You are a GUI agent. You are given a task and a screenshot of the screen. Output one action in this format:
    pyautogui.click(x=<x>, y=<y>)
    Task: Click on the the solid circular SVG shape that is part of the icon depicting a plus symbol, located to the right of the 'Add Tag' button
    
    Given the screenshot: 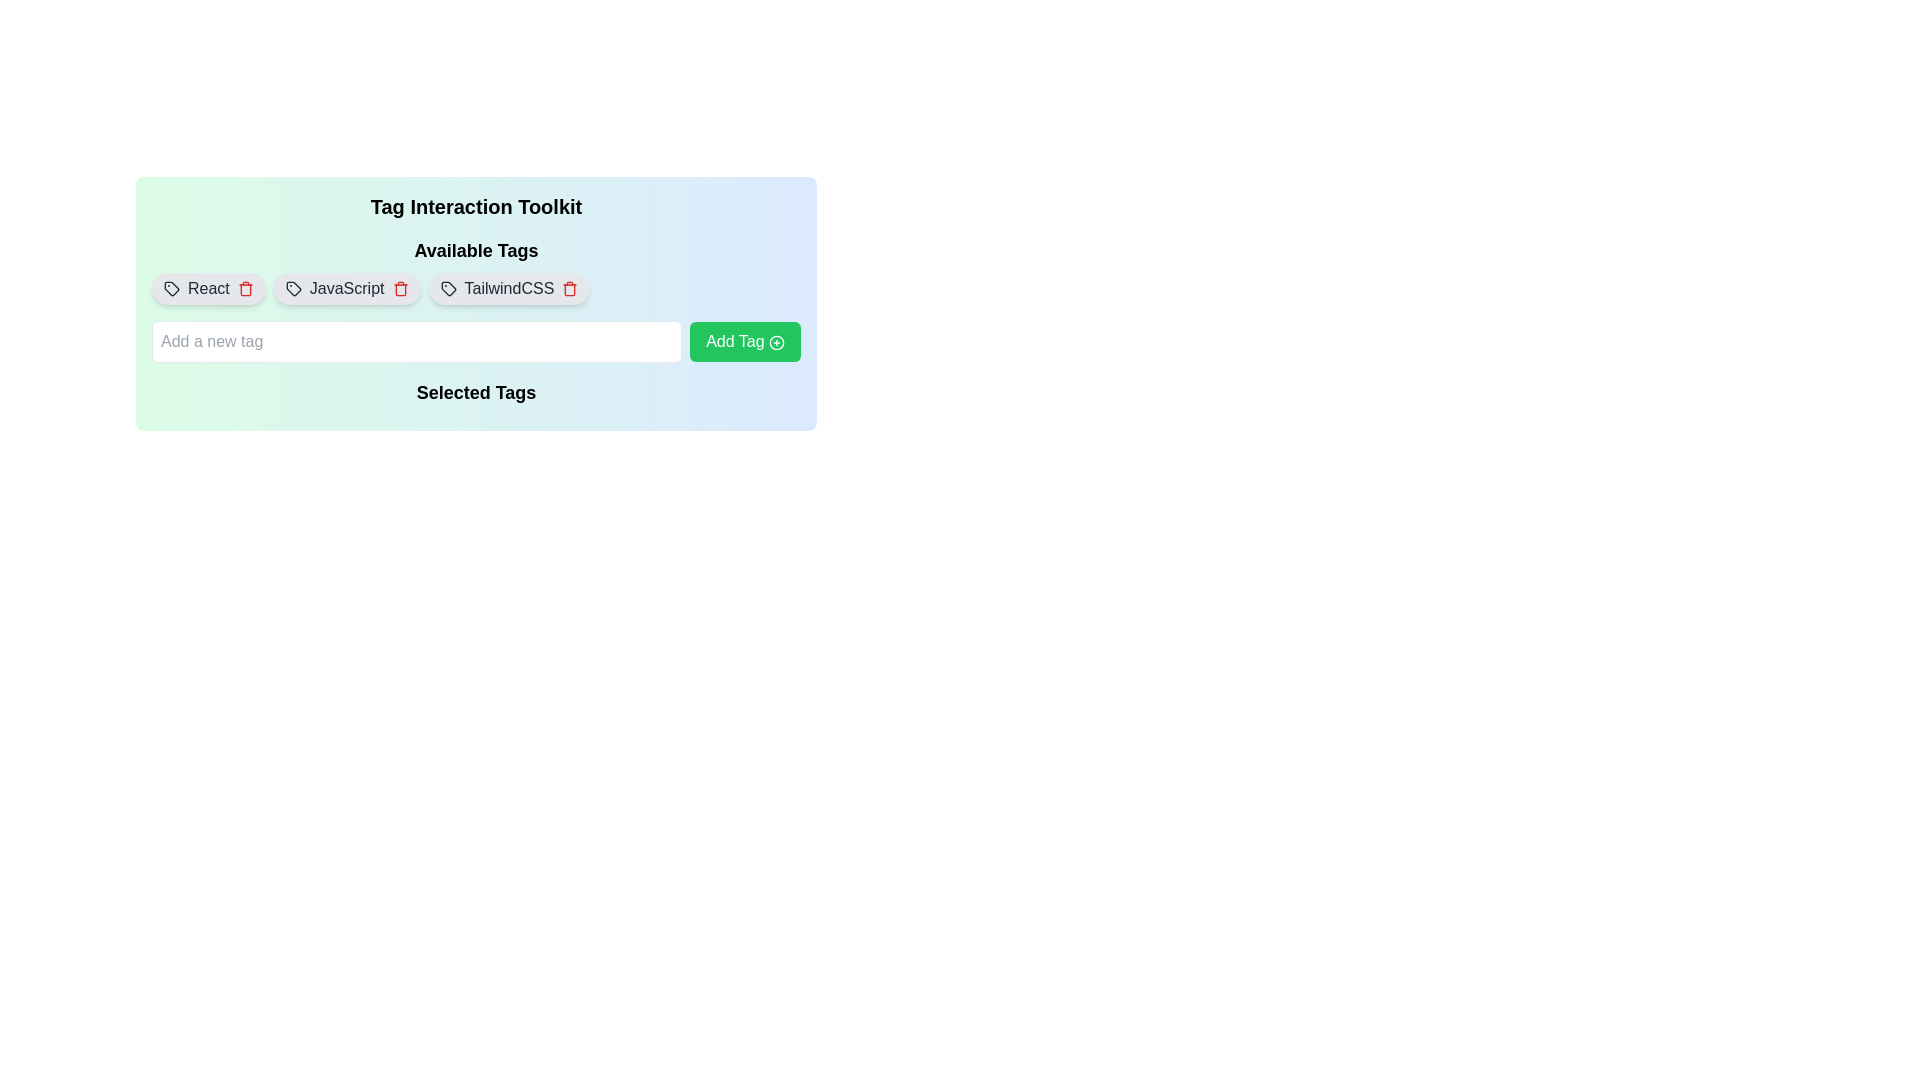 What is the action you would take?
    pyautogui.click(x=776, y=341)
    